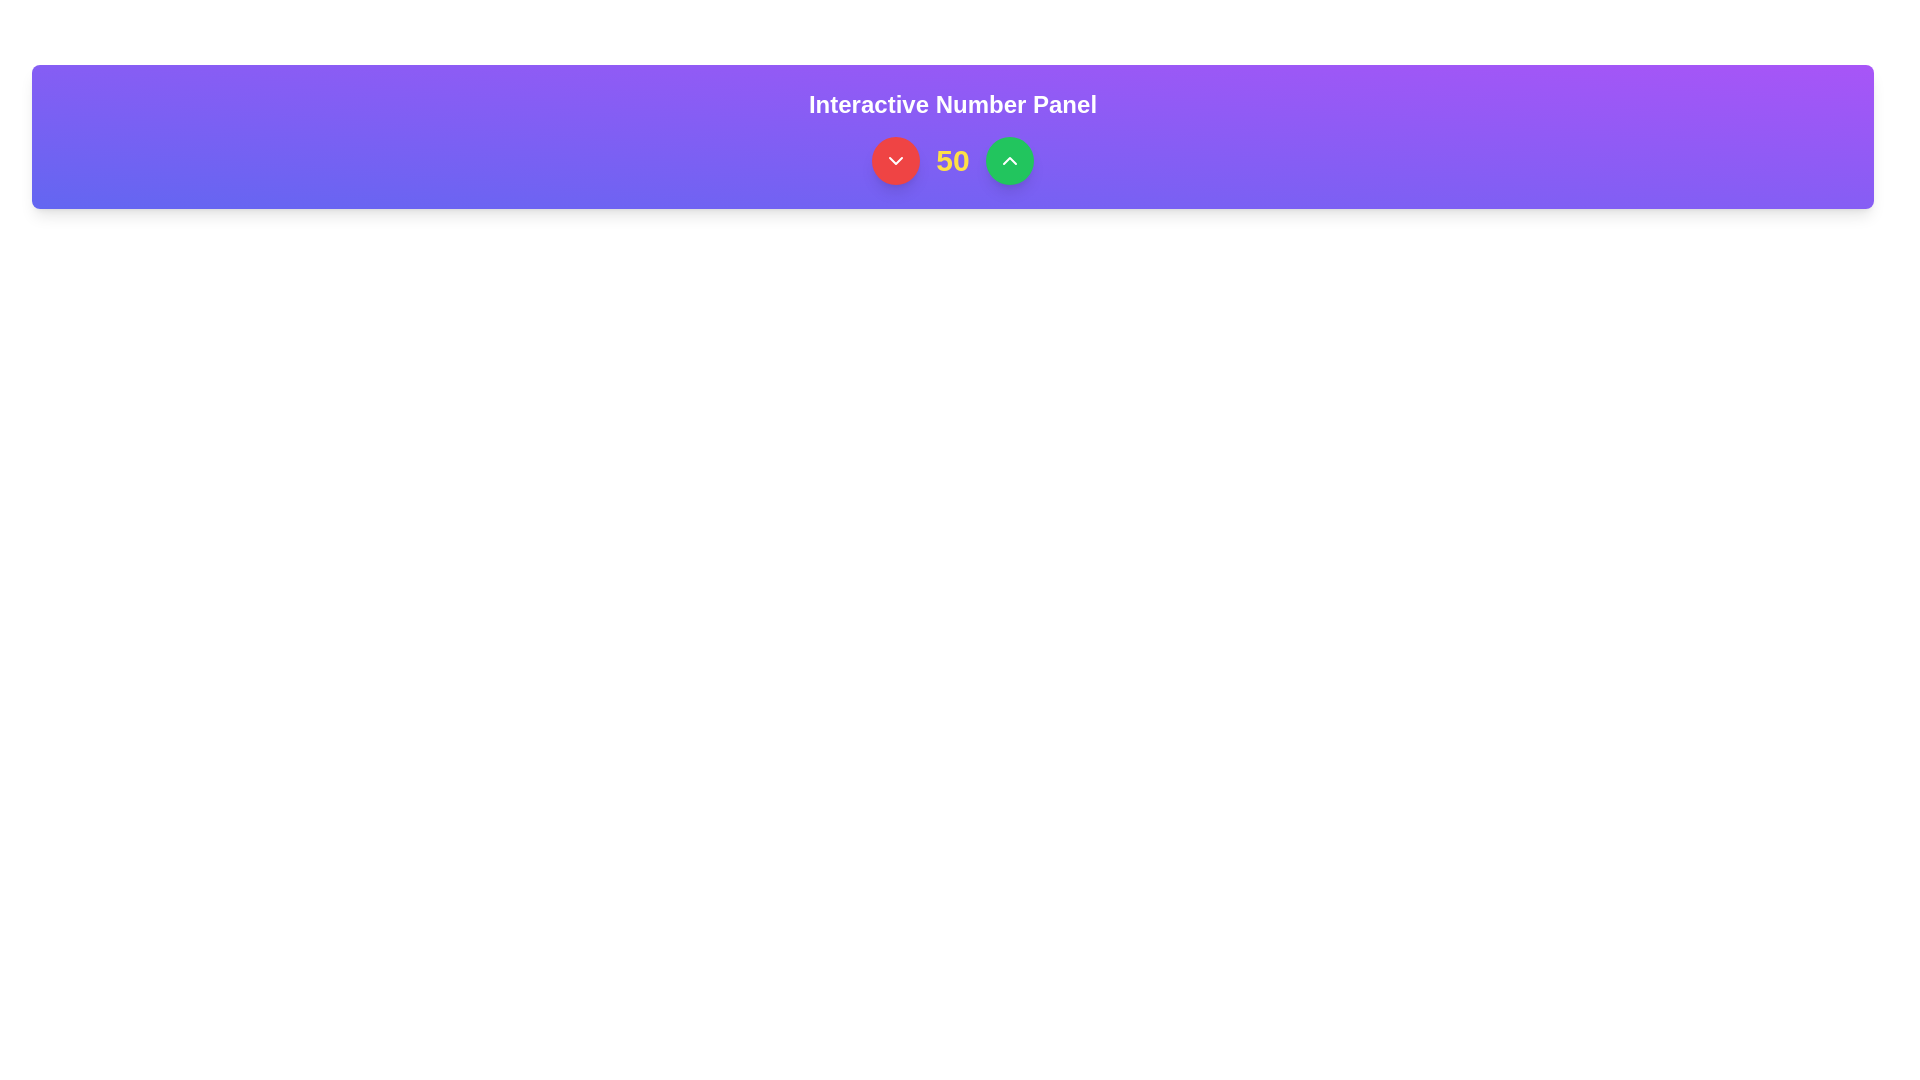 The width and height of the screenshot is (1920, 1080). Describe the element at coordinates (952, 160) in the screenshot. I see `the numeric value display in the 'Interactive Number Panel', which is positioned centrally between the red 'down' button and the green 'up' button` at that location.